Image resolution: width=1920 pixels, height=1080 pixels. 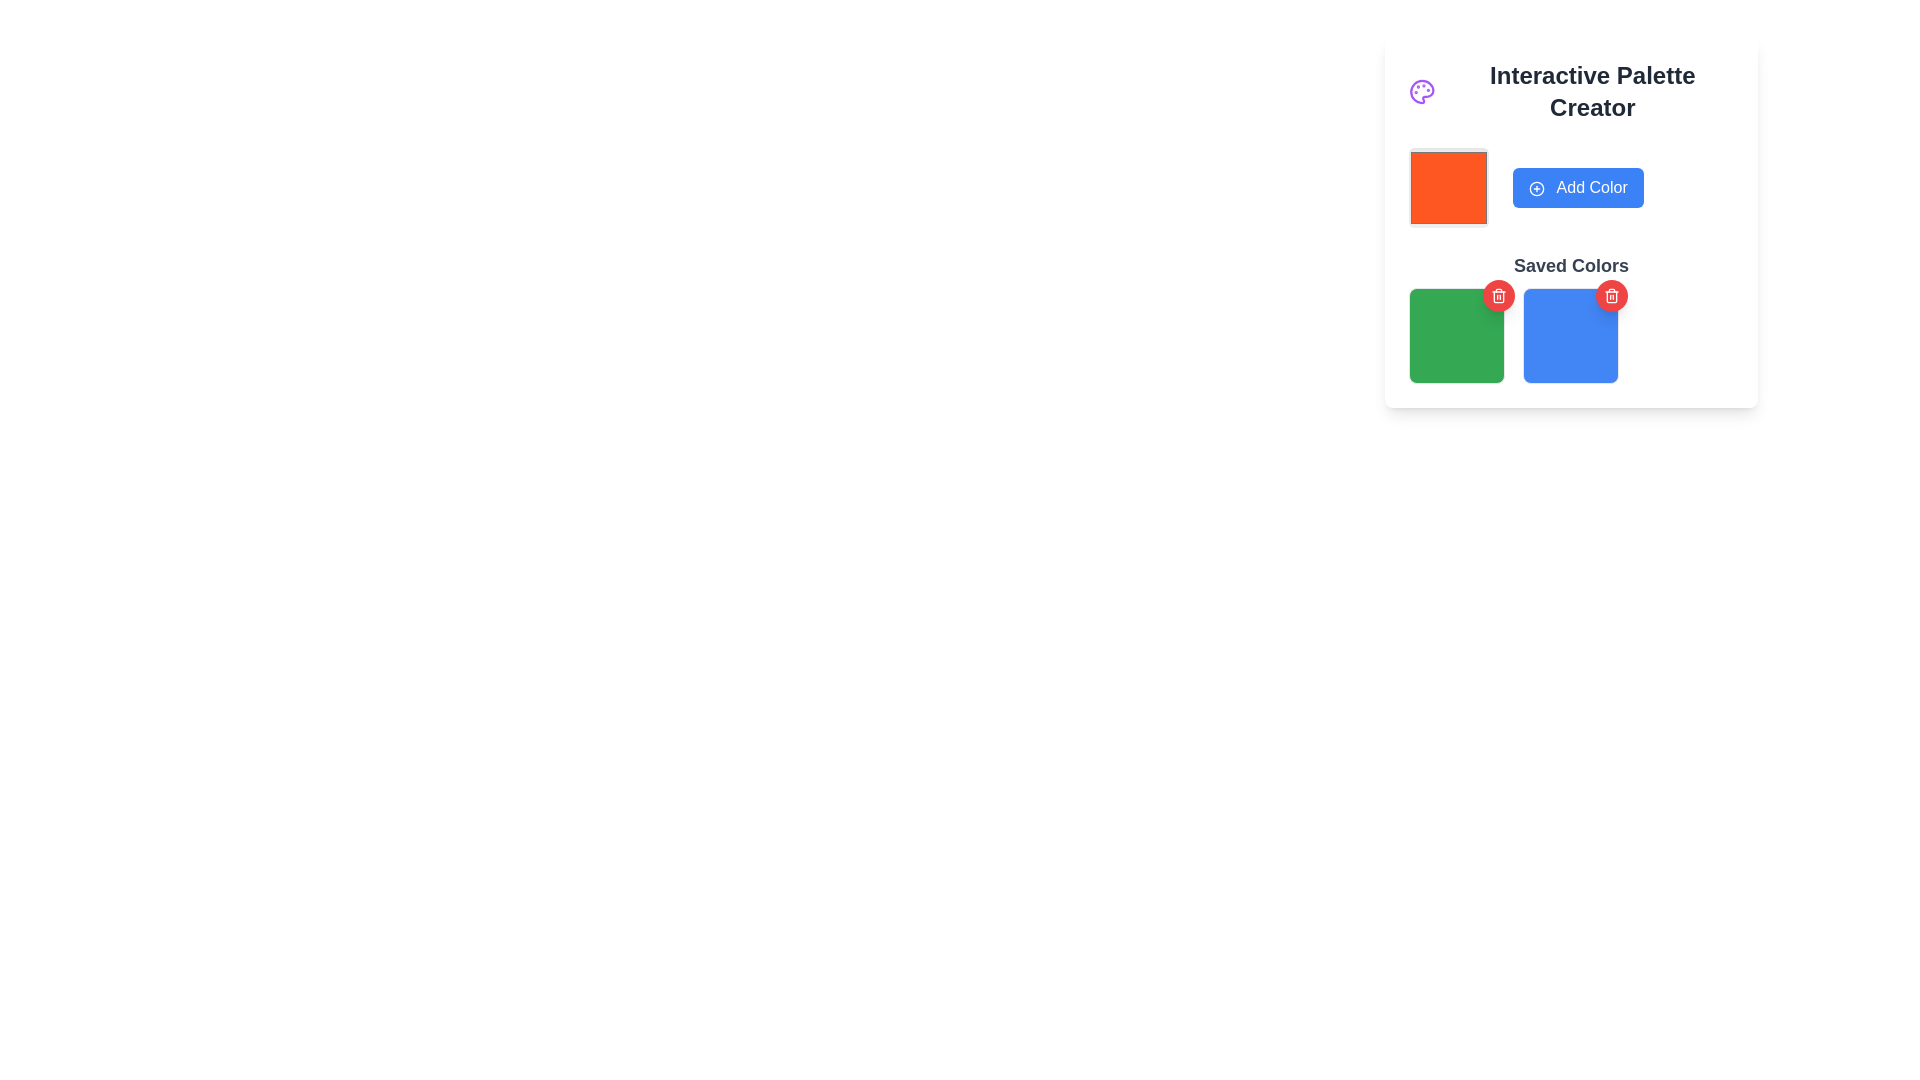 What do you see at coordinates (1569, 334) in the screenshot?
I see `the blue square colored block with rounded corners located in the second position of the 'Saved Colors' section, directly below the 'Add Color' button` at bounding box center [1569, 334].